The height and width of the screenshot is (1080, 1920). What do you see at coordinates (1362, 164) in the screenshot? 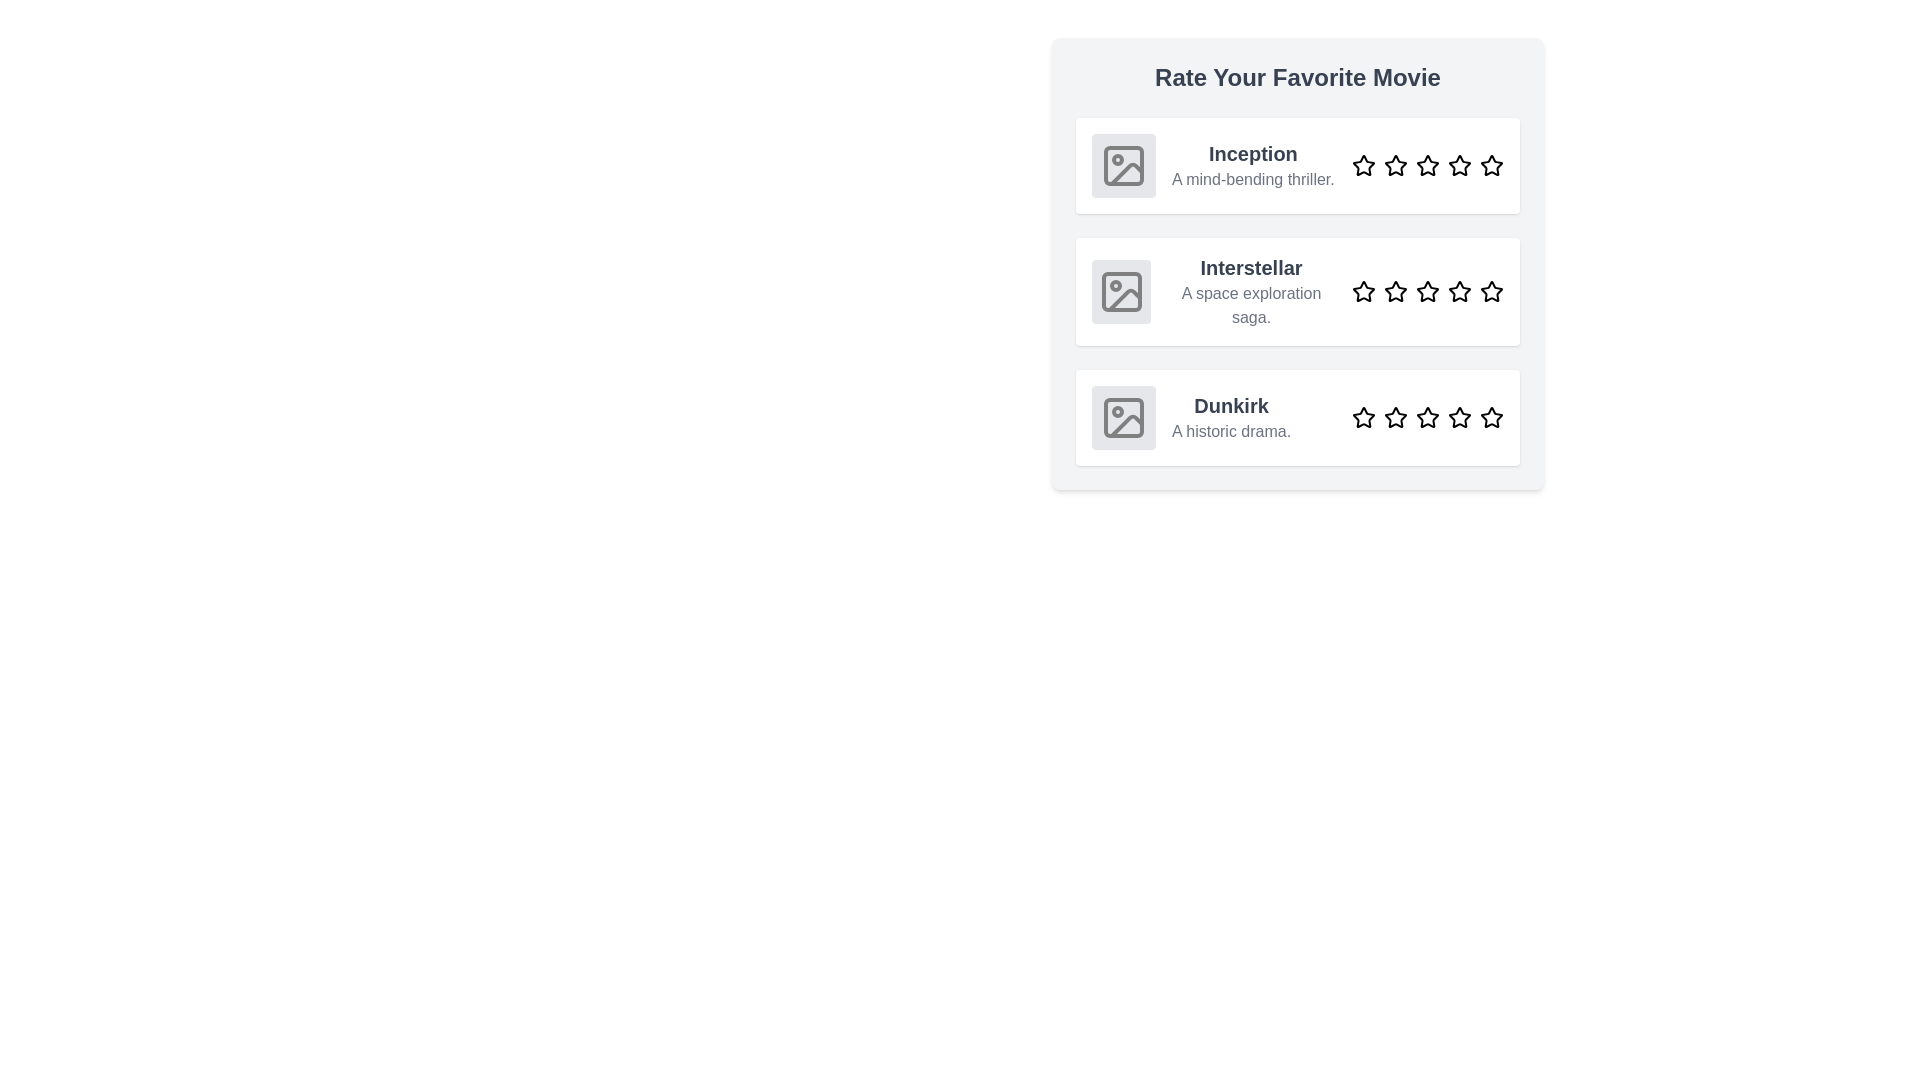
I see `the first rating star button for the movie` at bounding box center [1362, 164].